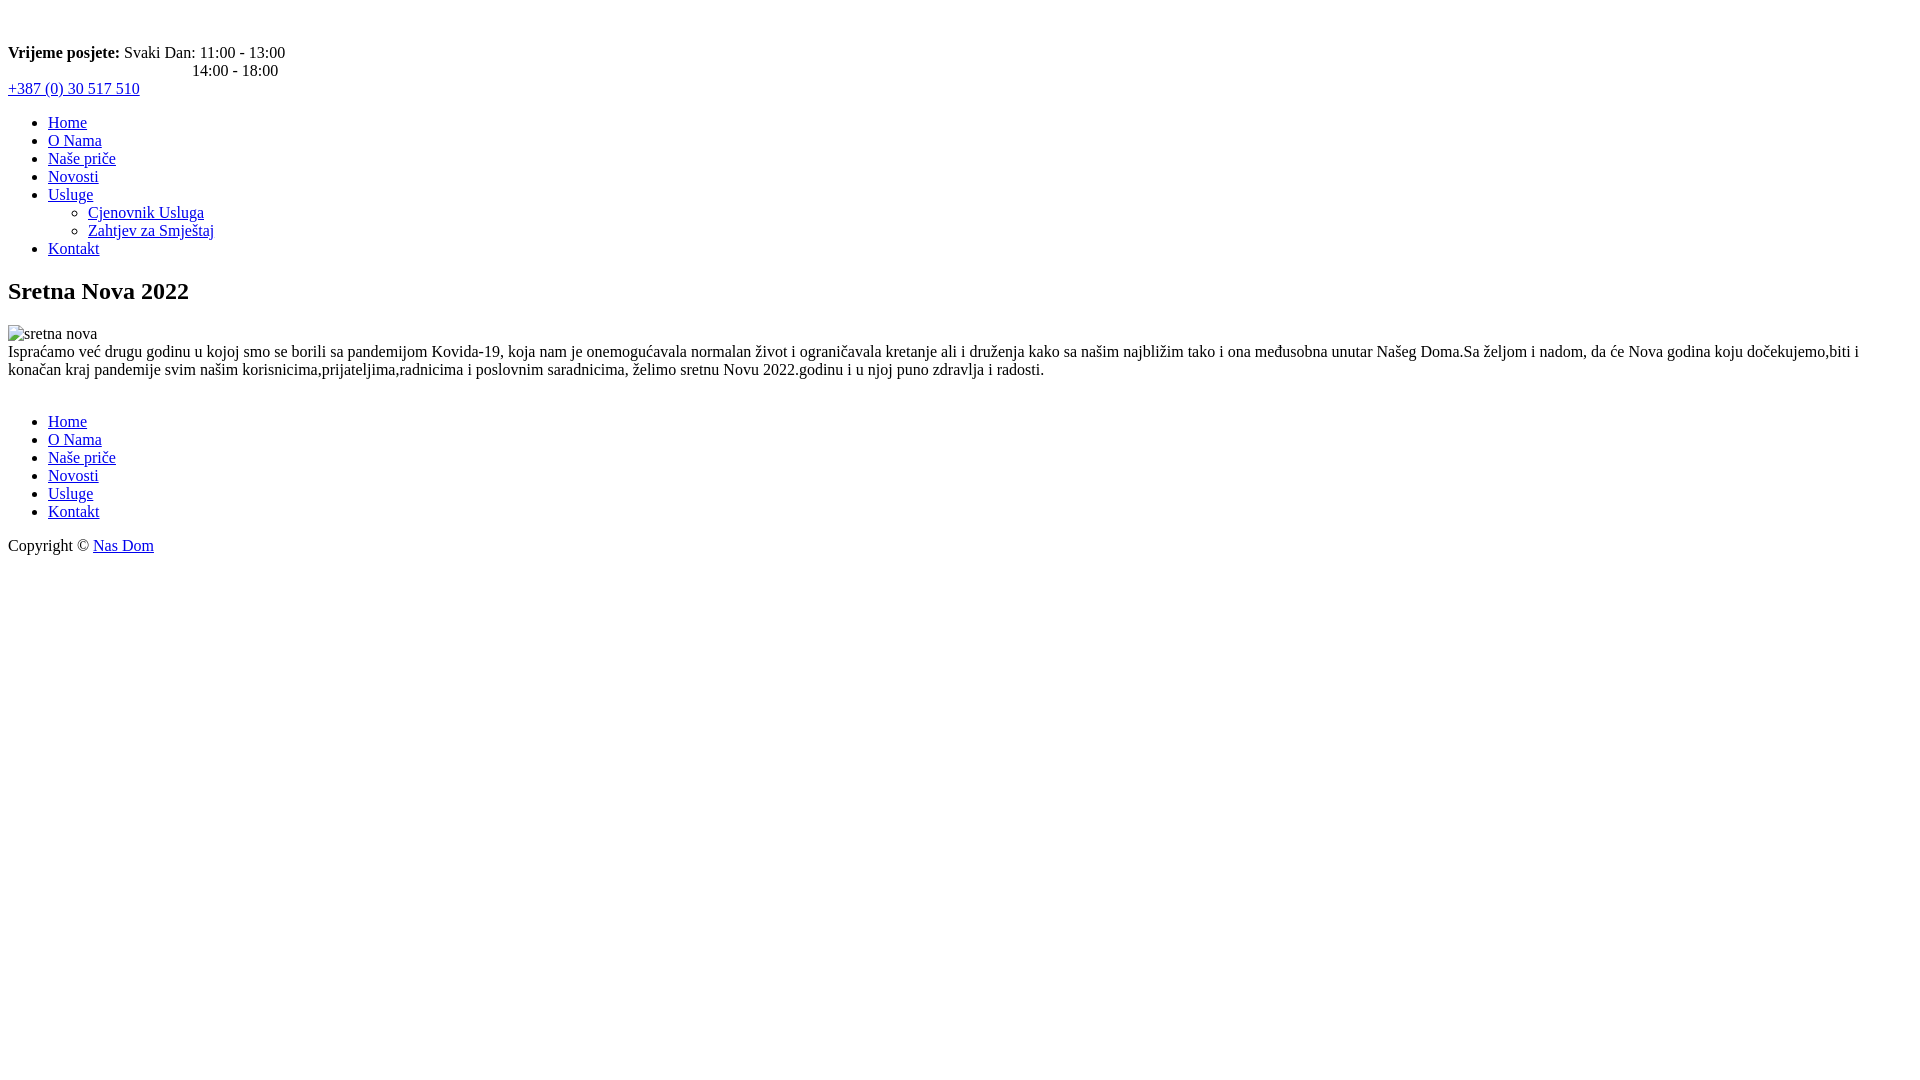 The image size is (1920, 1080). What do you see at coordinates (73, 87) in the screenshot?
I see `'+387 (0) 30 517 510'` at bounding box center [73, 87].